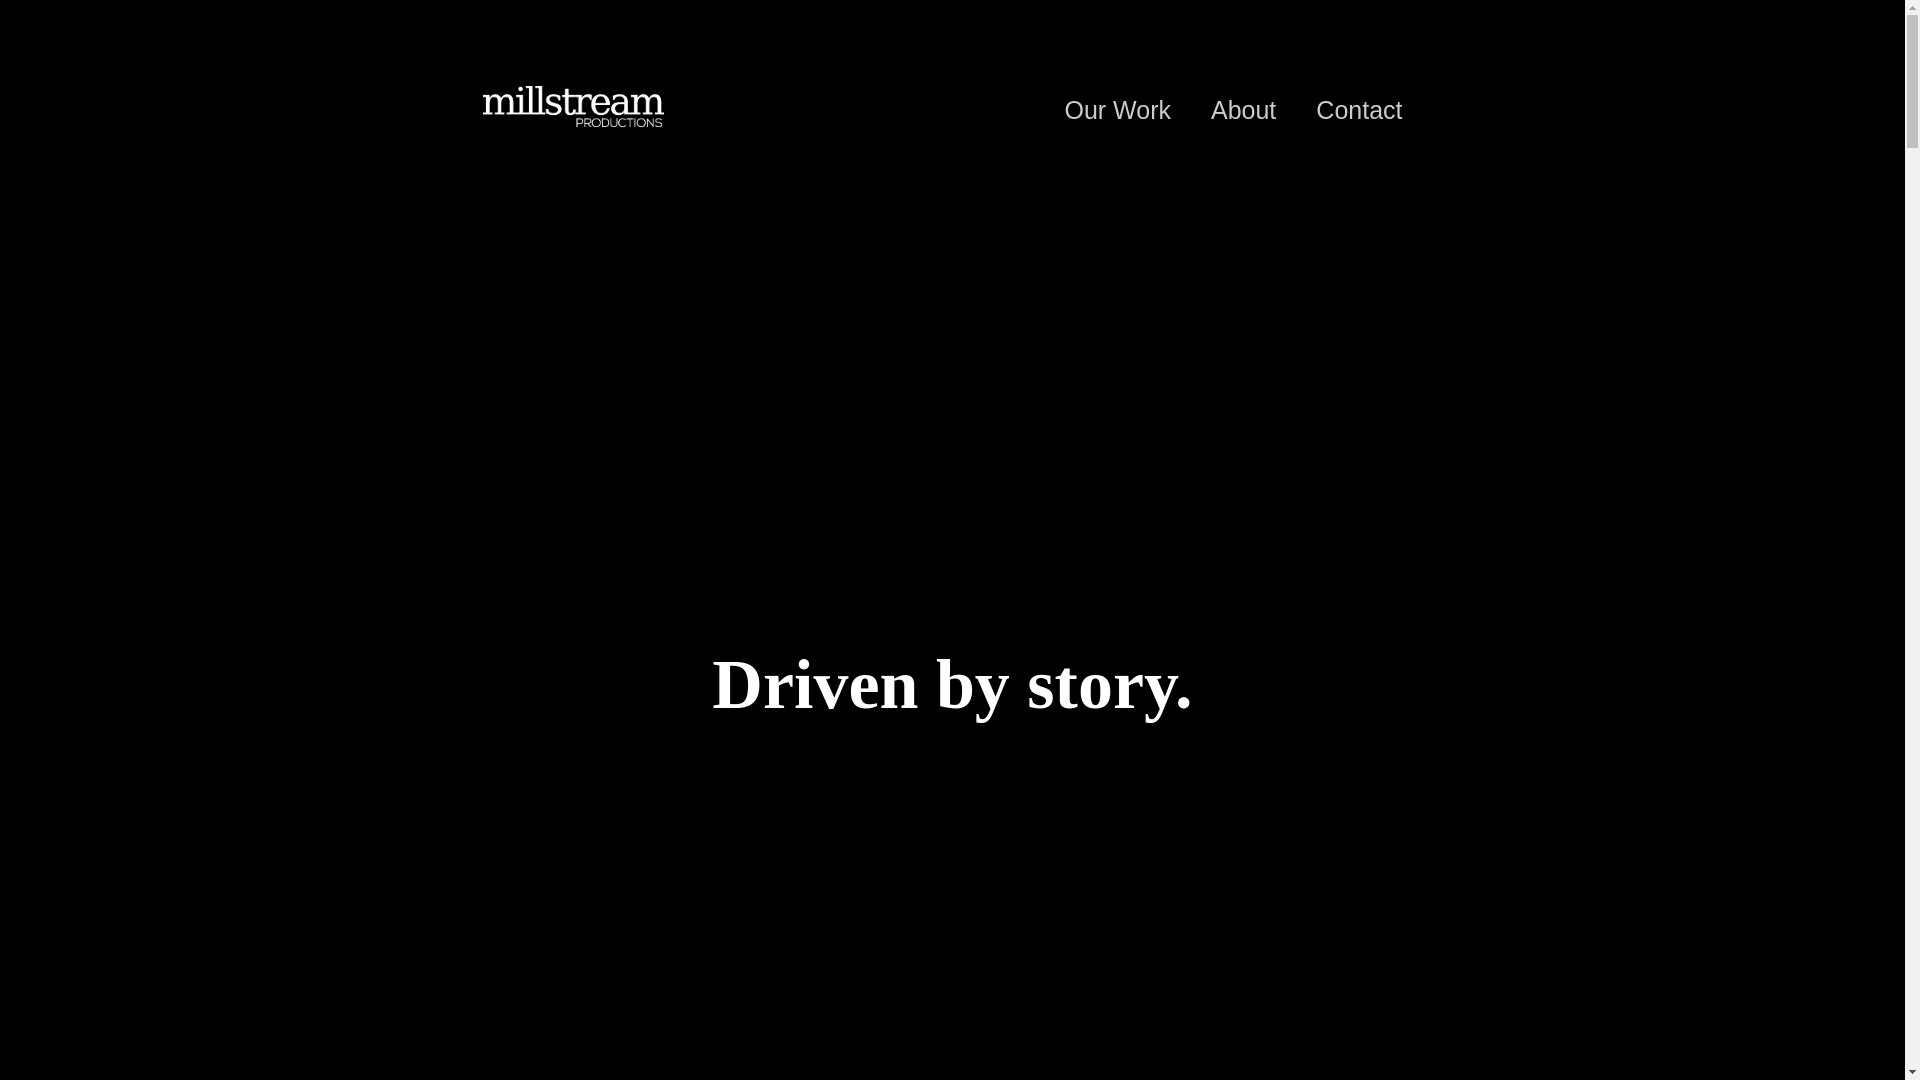  I want to click on 'About', so click(1242, 110).